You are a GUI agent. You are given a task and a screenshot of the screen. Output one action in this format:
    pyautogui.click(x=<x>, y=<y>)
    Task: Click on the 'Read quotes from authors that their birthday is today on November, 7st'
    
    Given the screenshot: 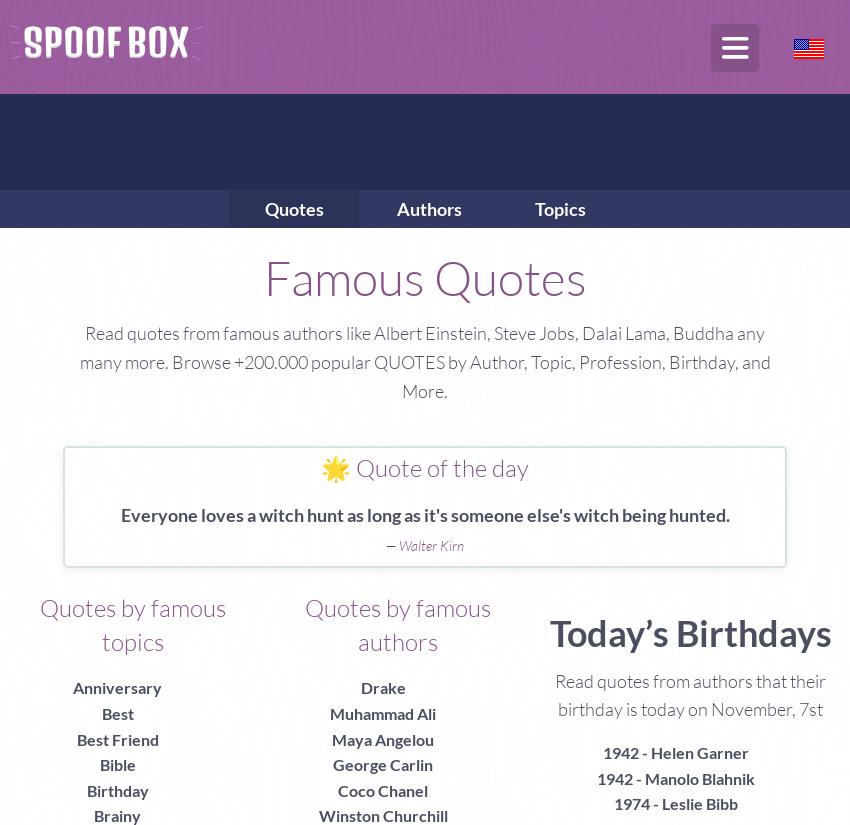 What is the action you would take?
    pyautogui.click(x=689, y=694)
    